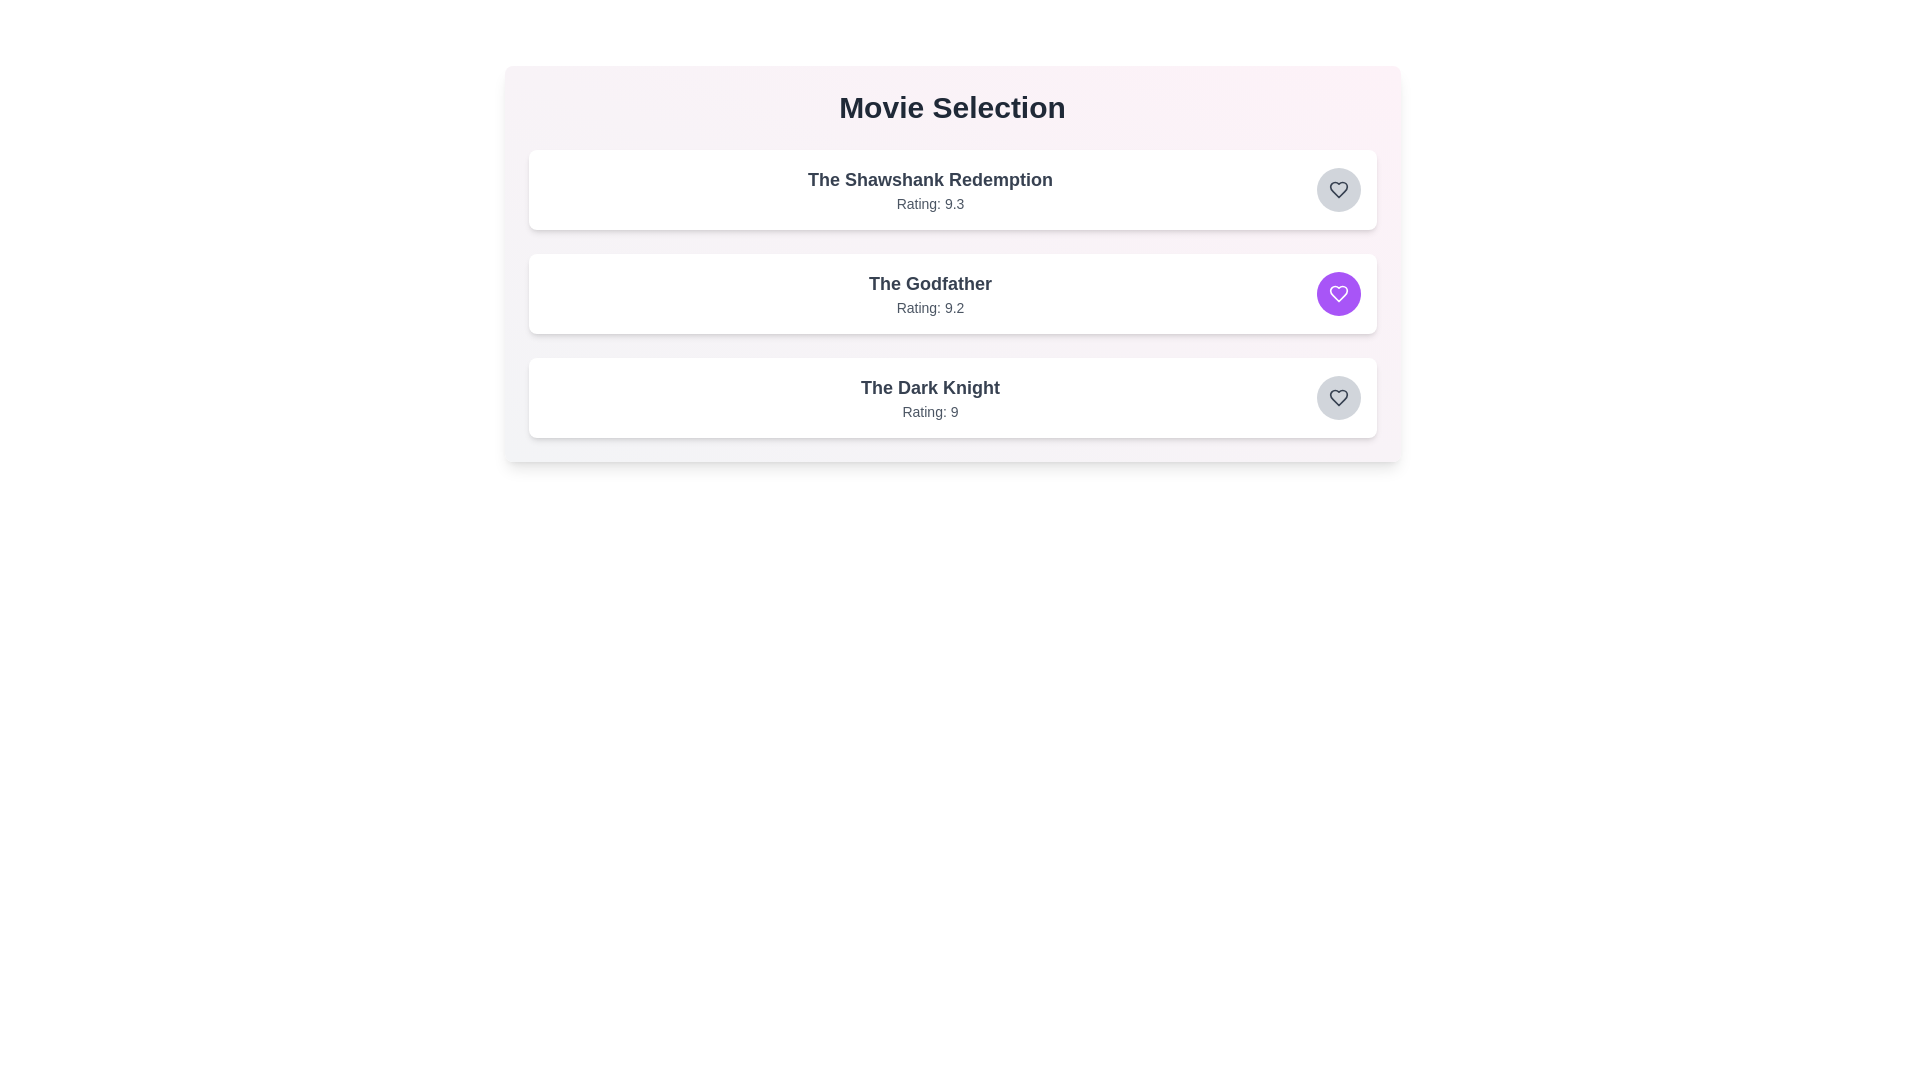  What do you see at coordinates (1338, 189) in the screenshot?
I see `favorite button for the movie titled The Shawshank Redemption to toggle its favorite status` at bounding box center [1338, 189].